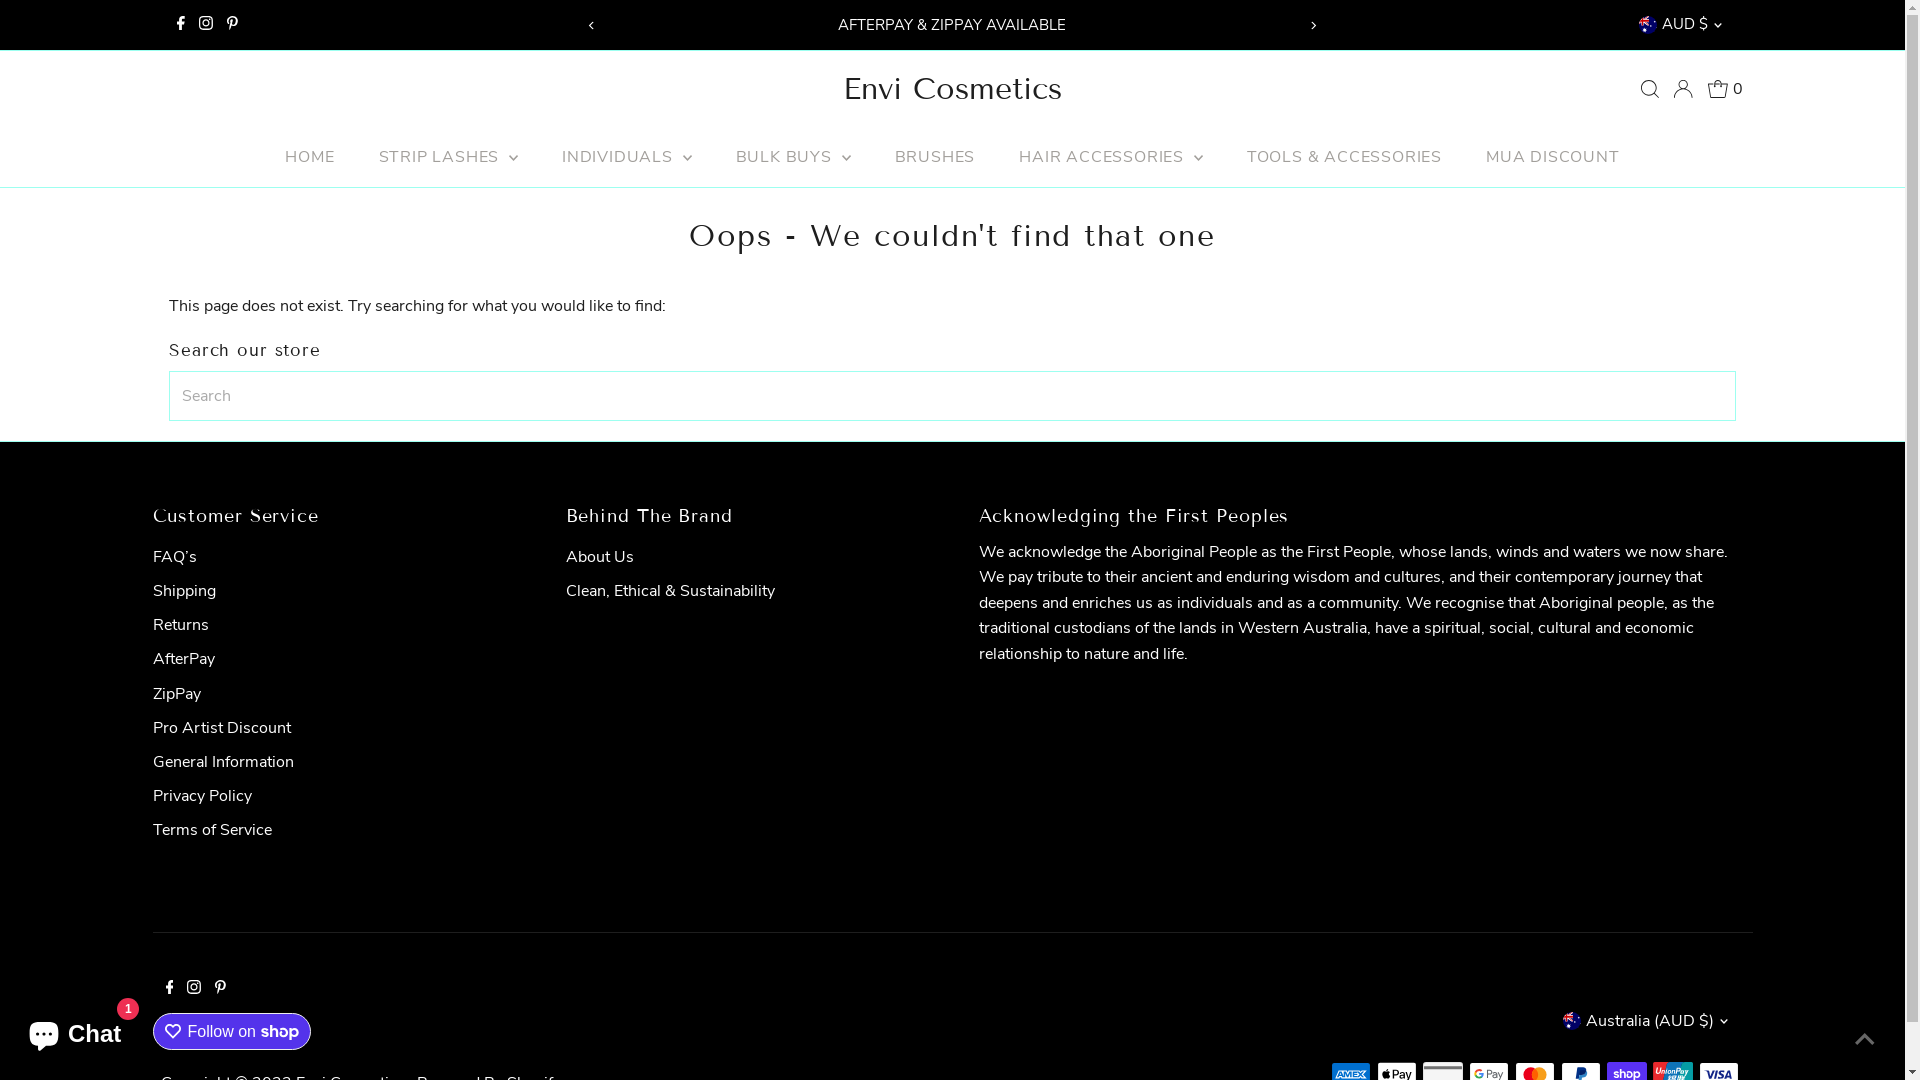 This screenshot has height=1080, width=1920. I want to click on '0', so click(1724, 87).